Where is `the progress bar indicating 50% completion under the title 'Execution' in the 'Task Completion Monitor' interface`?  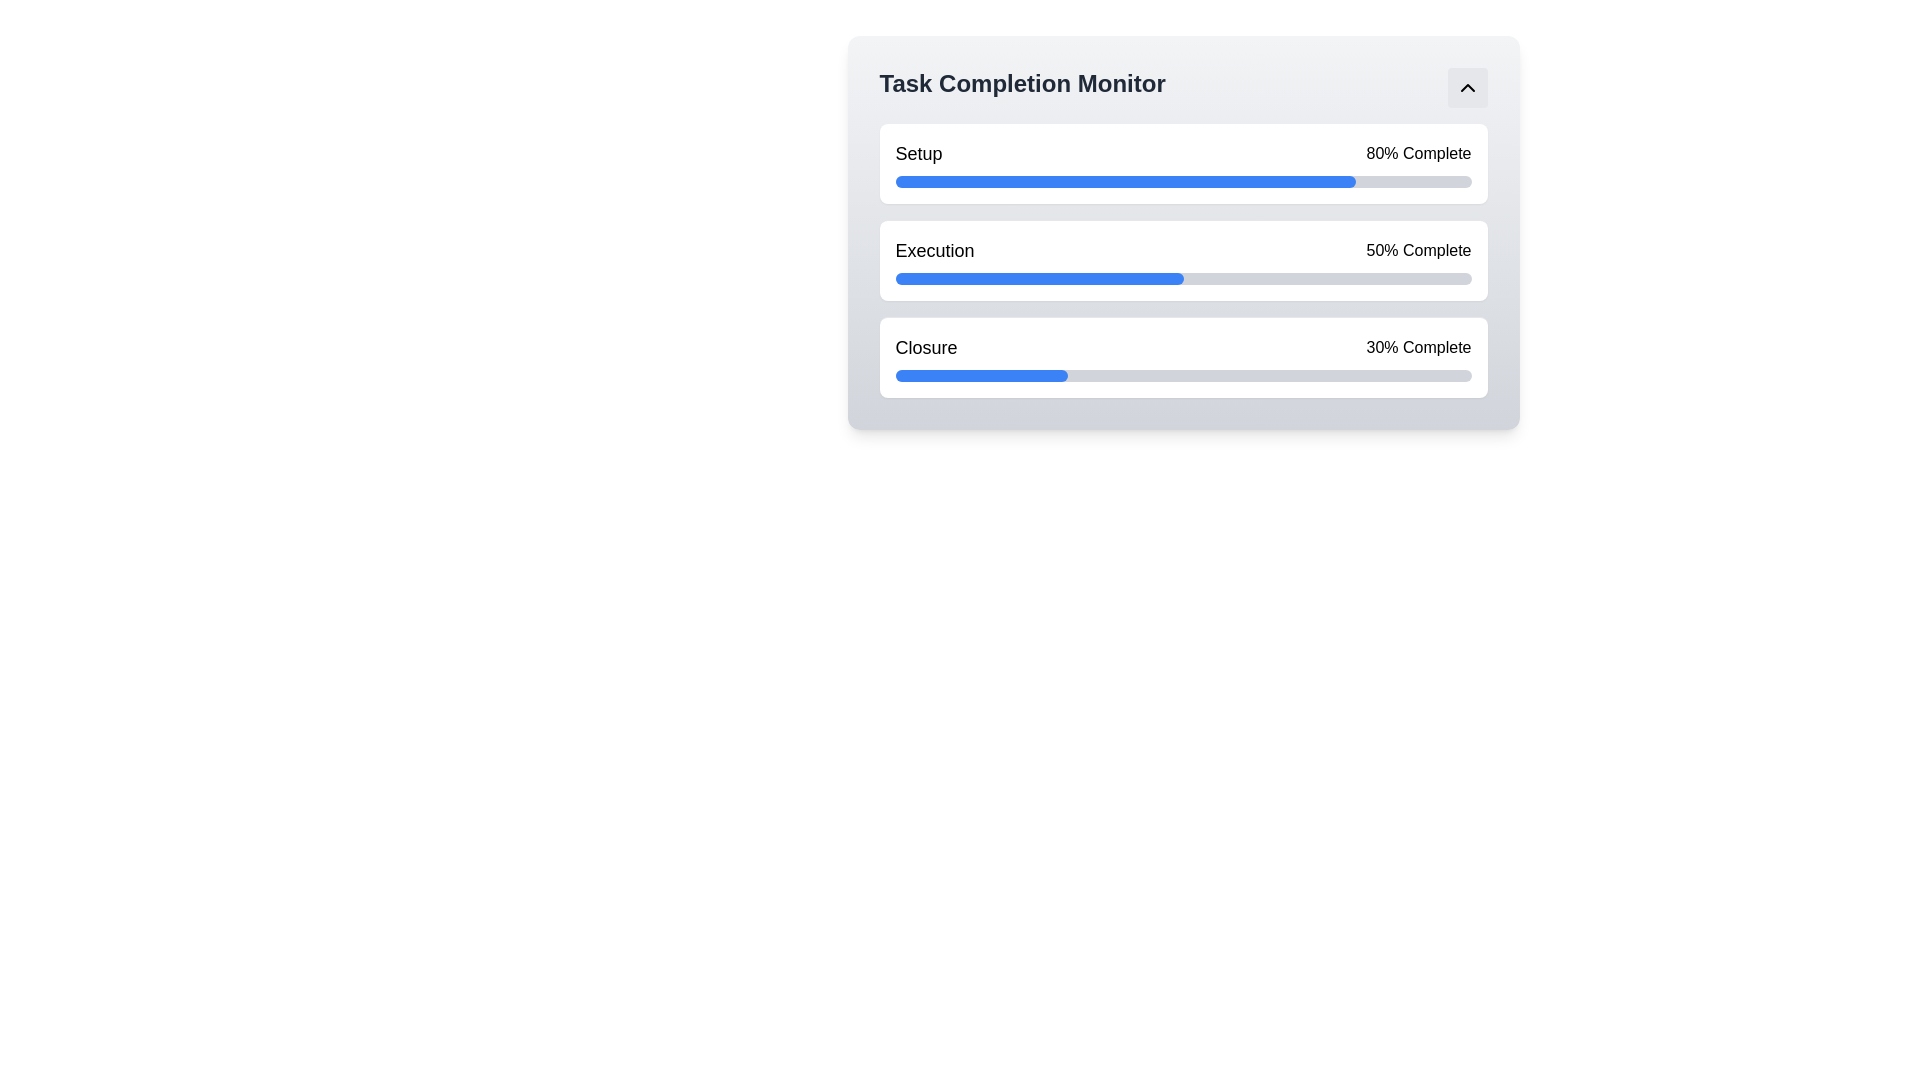 the progress bar indicating 50% completion under the title 'Execution' in the 'Task Completion Monitor' interface is located at coordinates (1183, 278).